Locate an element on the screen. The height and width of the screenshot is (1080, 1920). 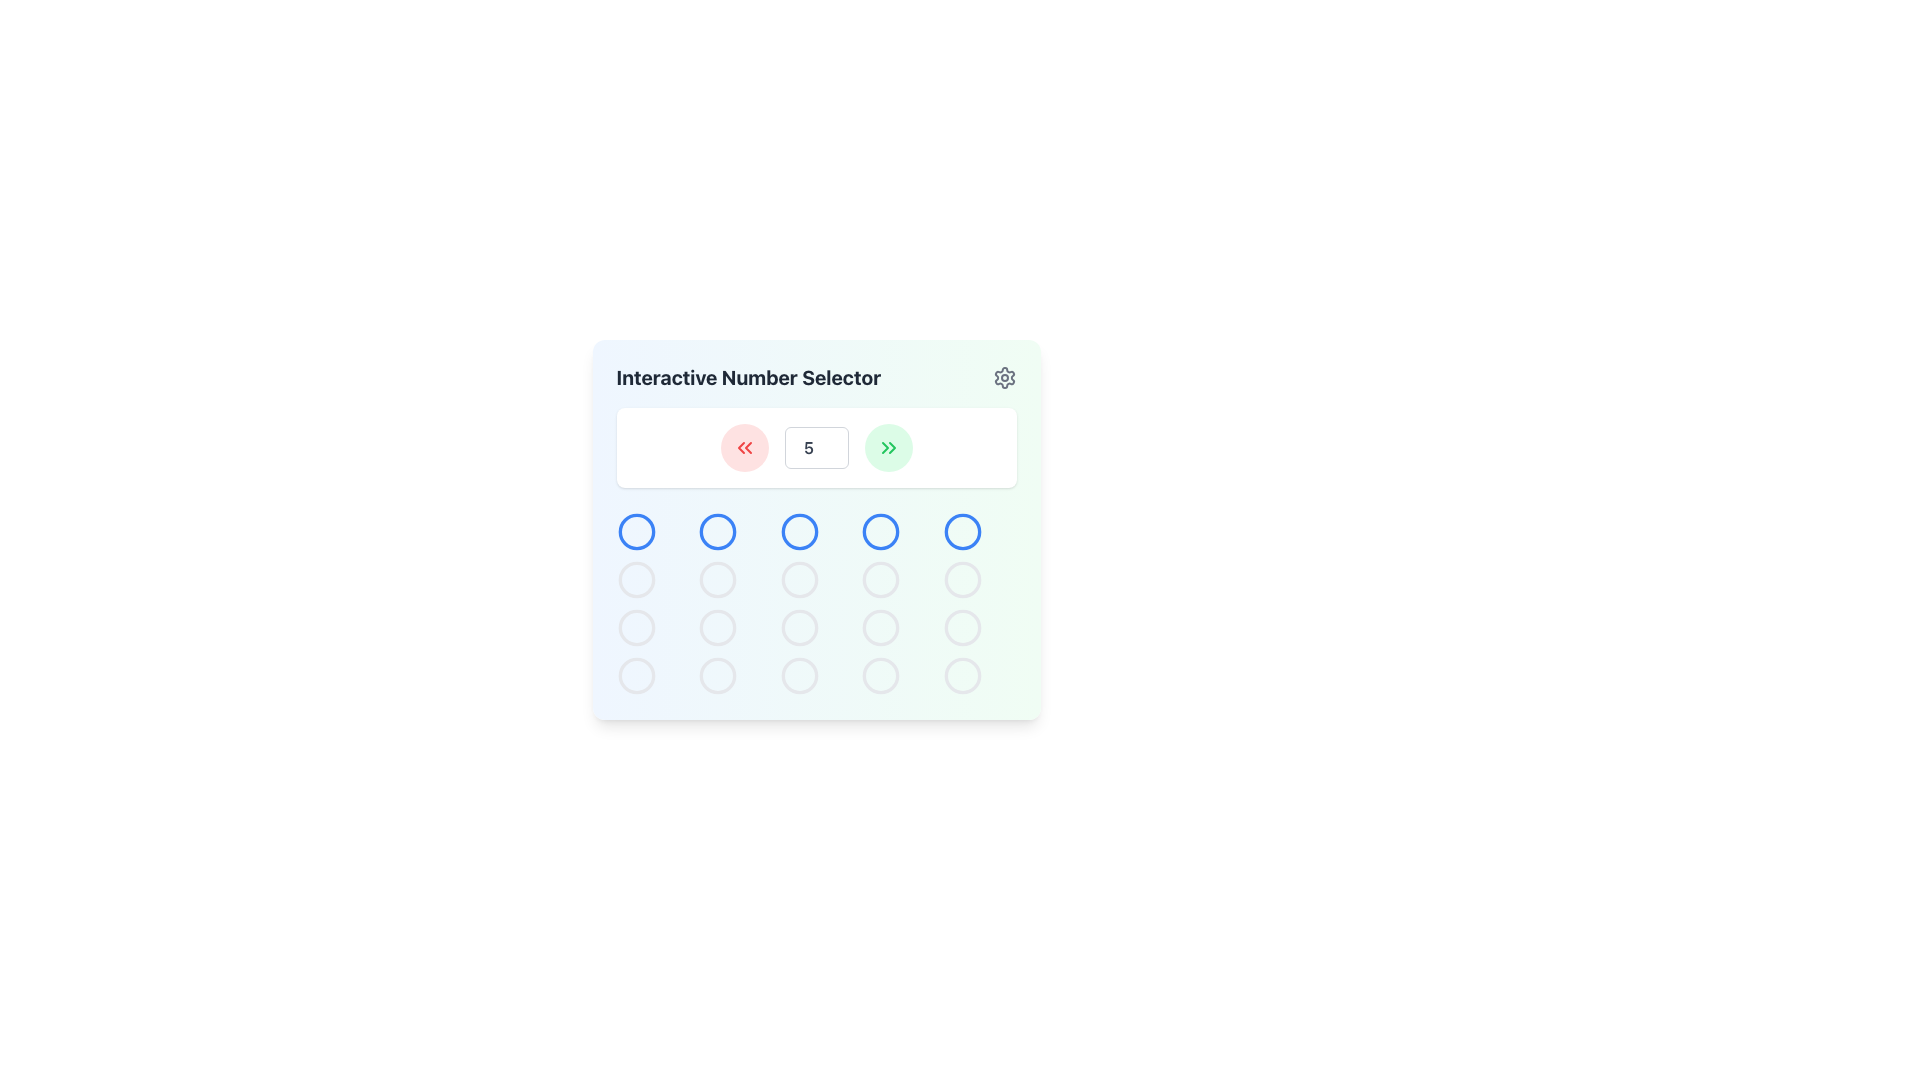
the left chevron icon, which is part of a dual-chevron navigation element located next to the number box labeled '5' is located at coordinates (883, 446).